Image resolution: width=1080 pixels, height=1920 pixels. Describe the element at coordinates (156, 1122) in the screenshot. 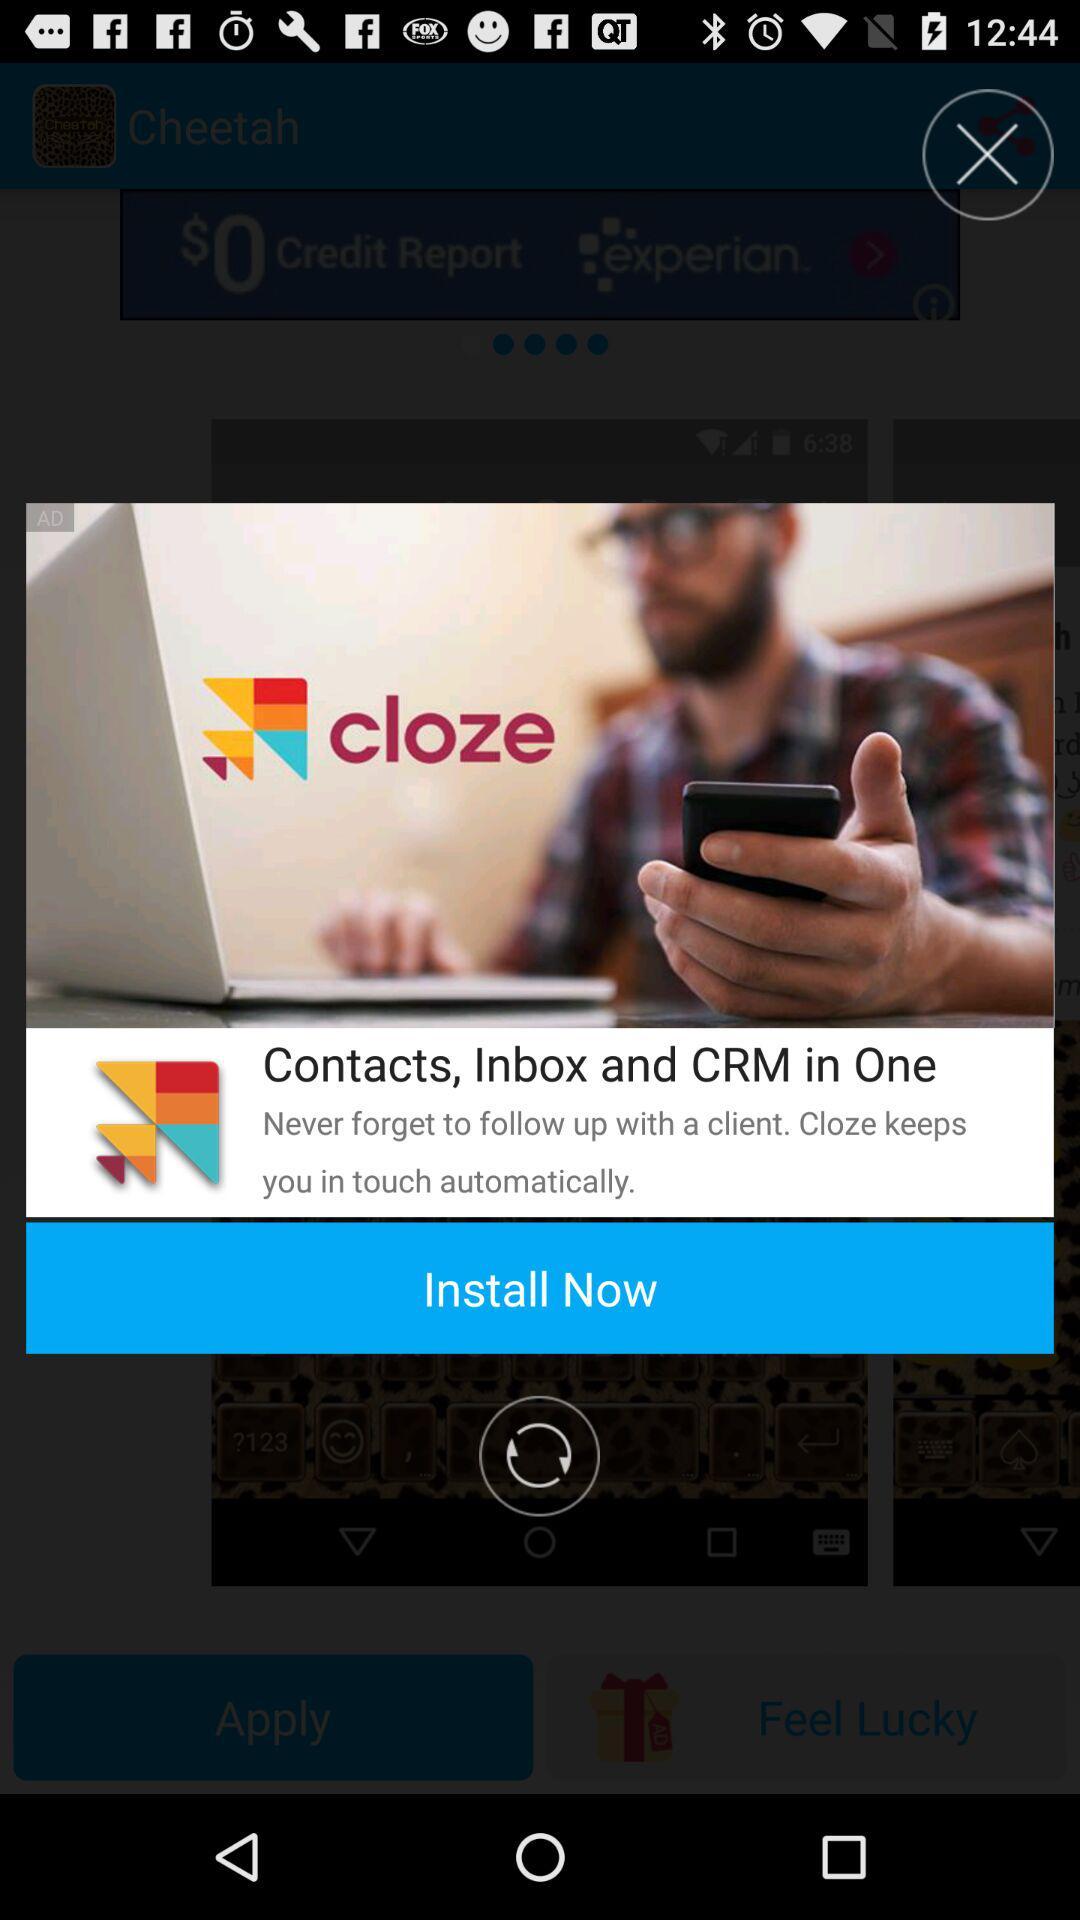

I see `the icon on the left` at that location.